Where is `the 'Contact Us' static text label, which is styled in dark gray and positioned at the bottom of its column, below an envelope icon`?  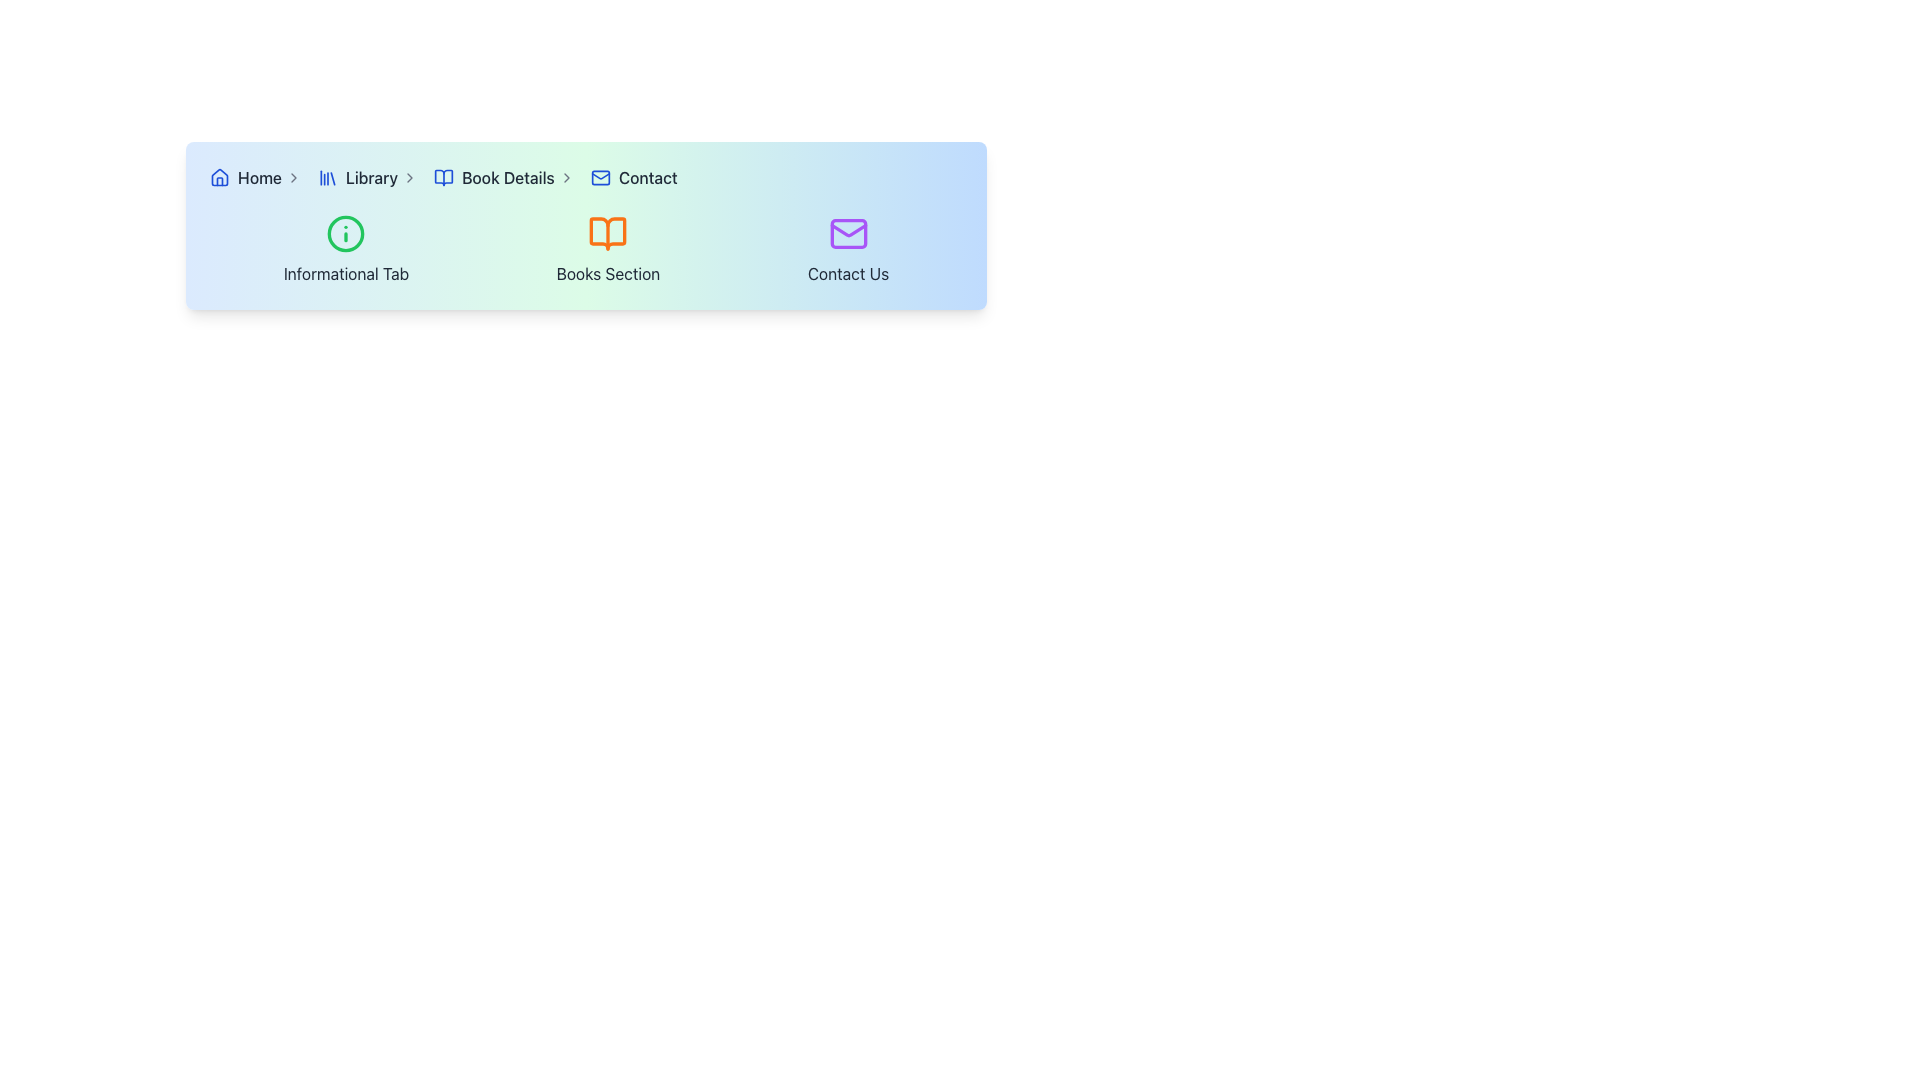 the 'Contact Us' static text label, which is styled in dark gray and positioned at the bottom of its column, below an envelope icon is located at coordinates (848, 273).